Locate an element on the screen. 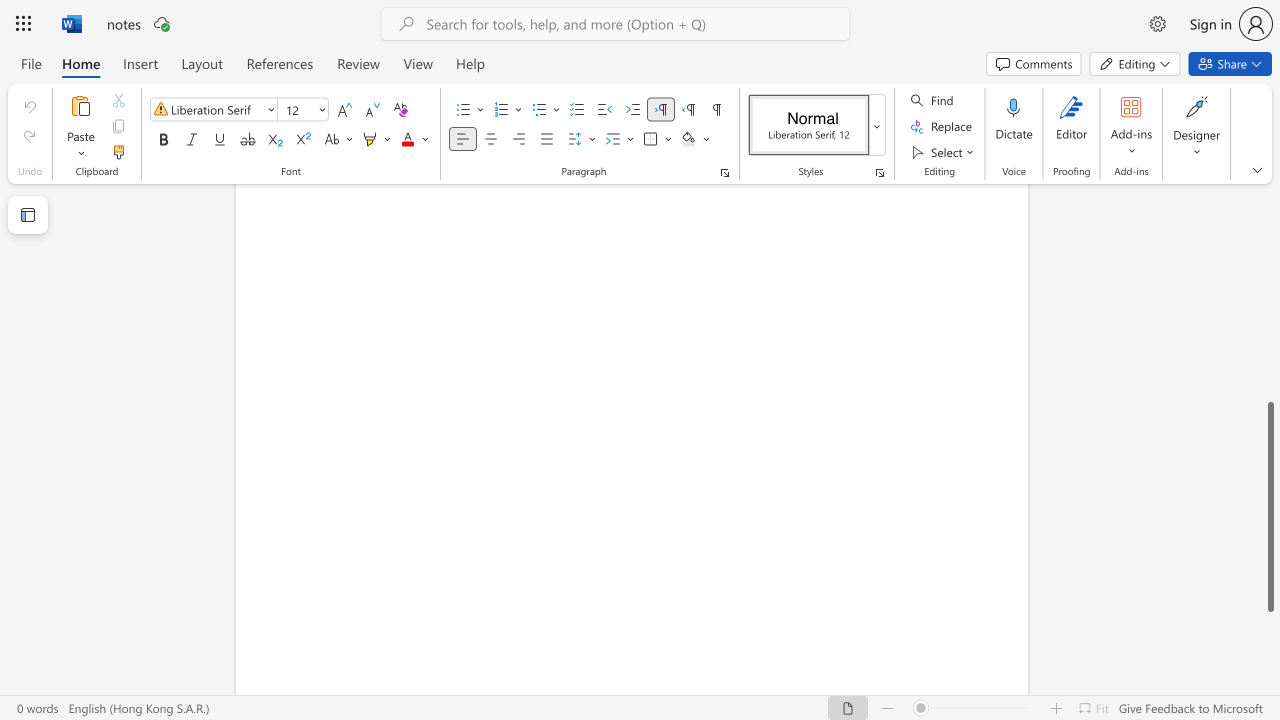 The width and height of the screenshot is (1280, 720). the scrollbar on the right to shift the page higher is located at coordinates (1269, 318).